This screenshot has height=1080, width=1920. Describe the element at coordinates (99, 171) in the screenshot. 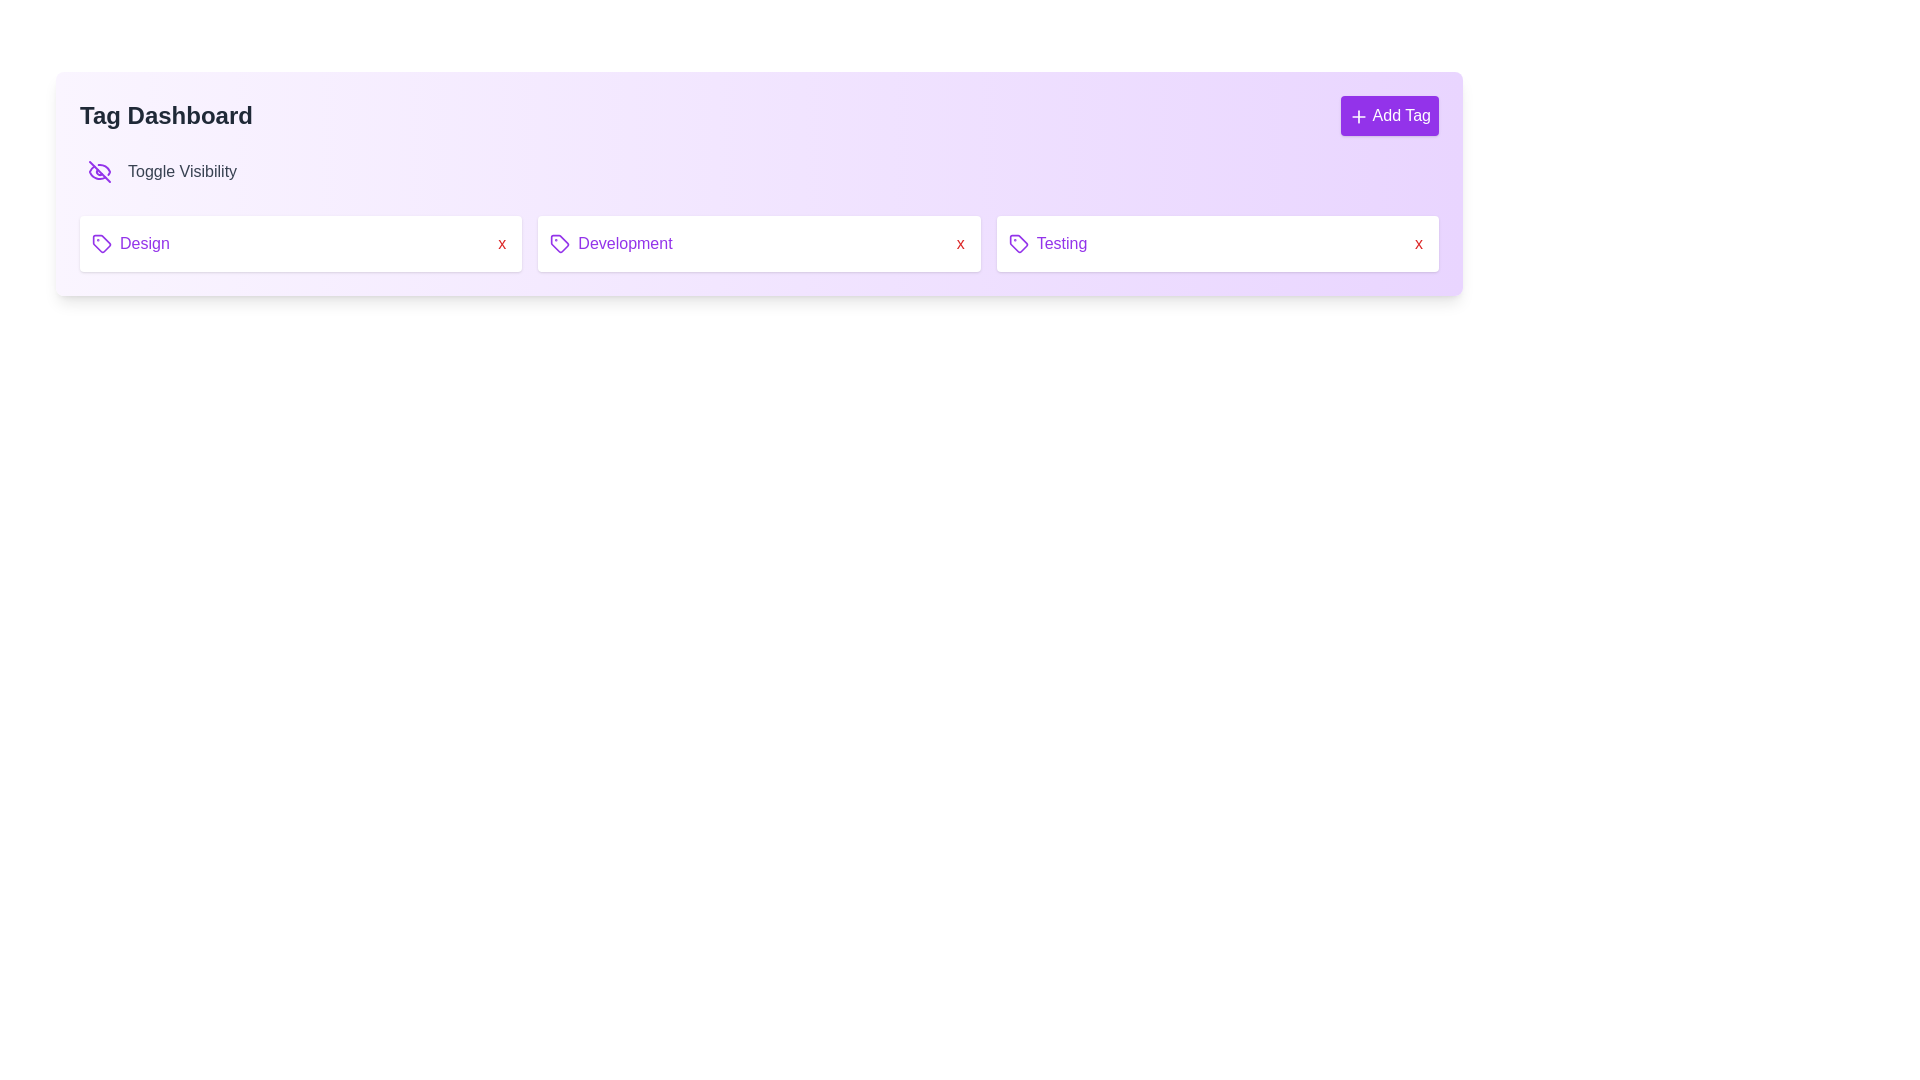

I see `the visibility toggle button` at that location.